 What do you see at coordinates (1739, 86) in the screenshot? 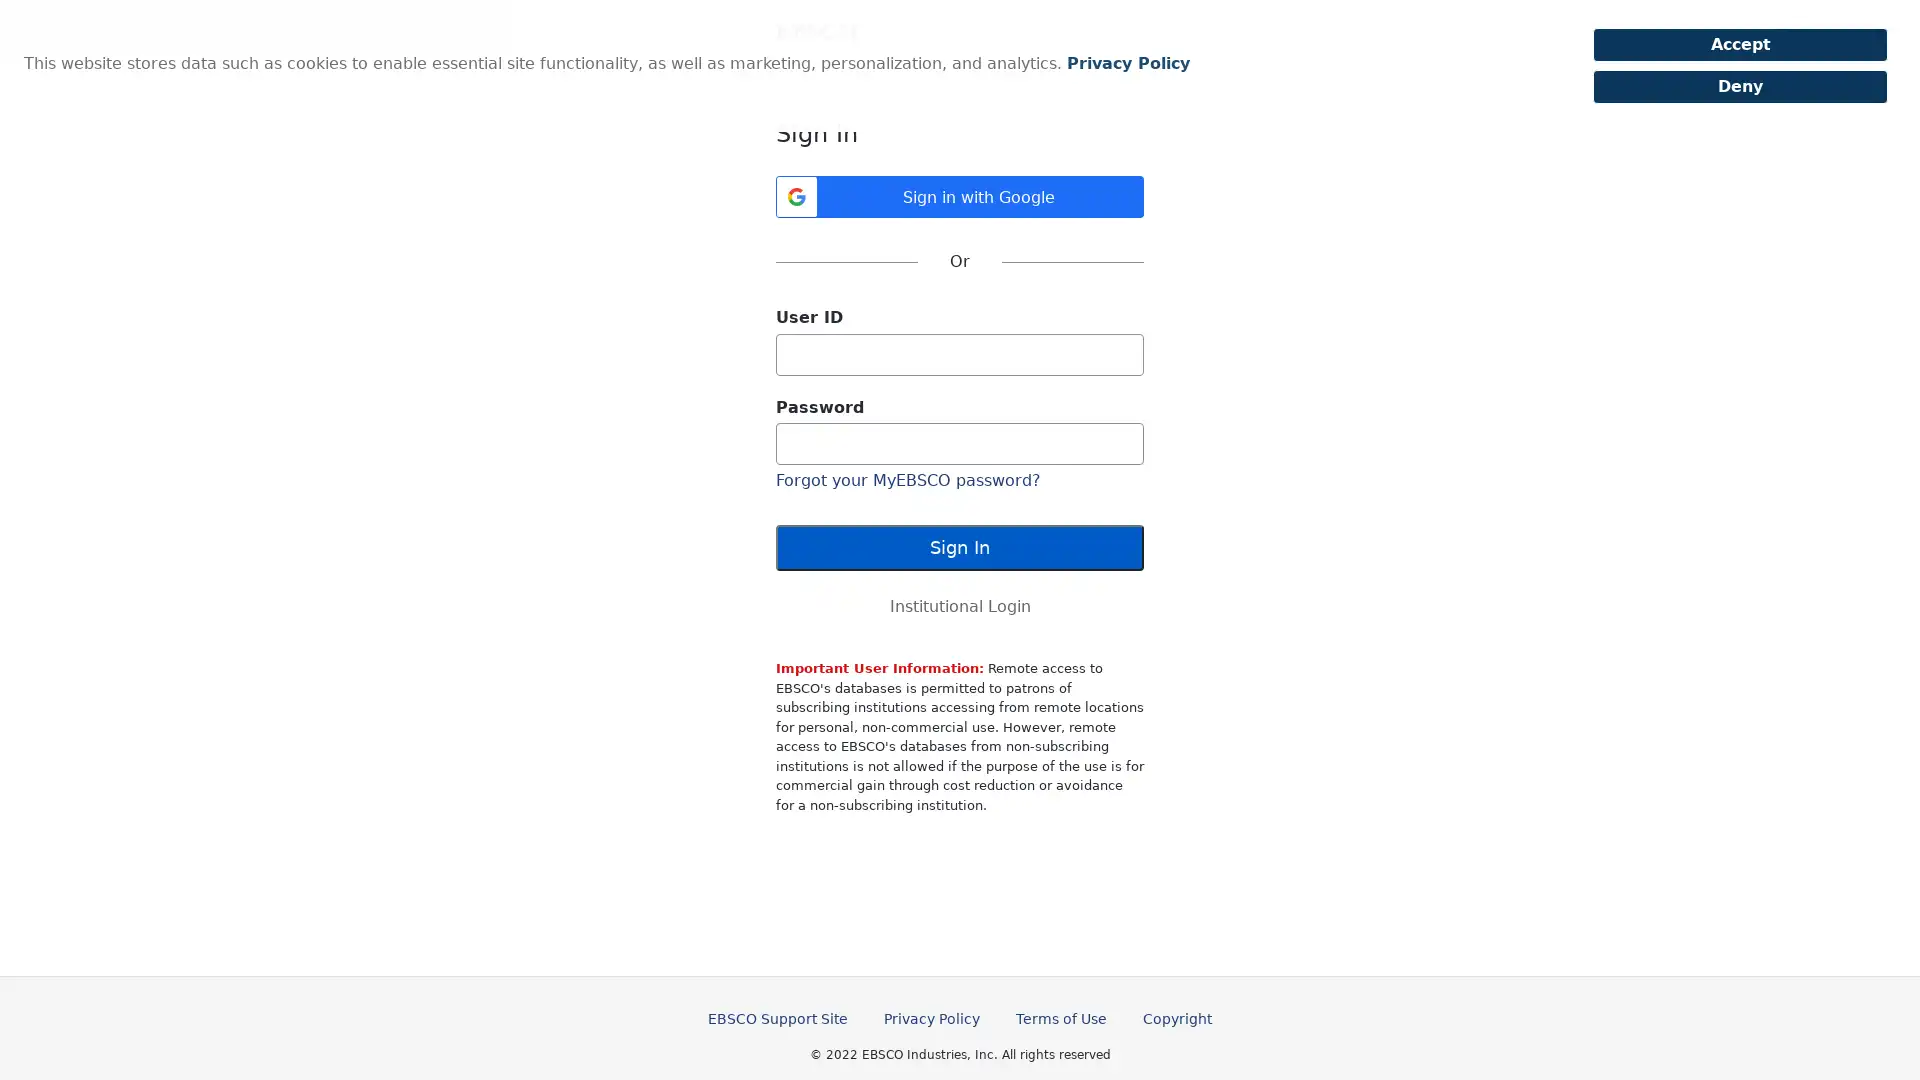
I see `Deny` at bounding box center [1739, 86].